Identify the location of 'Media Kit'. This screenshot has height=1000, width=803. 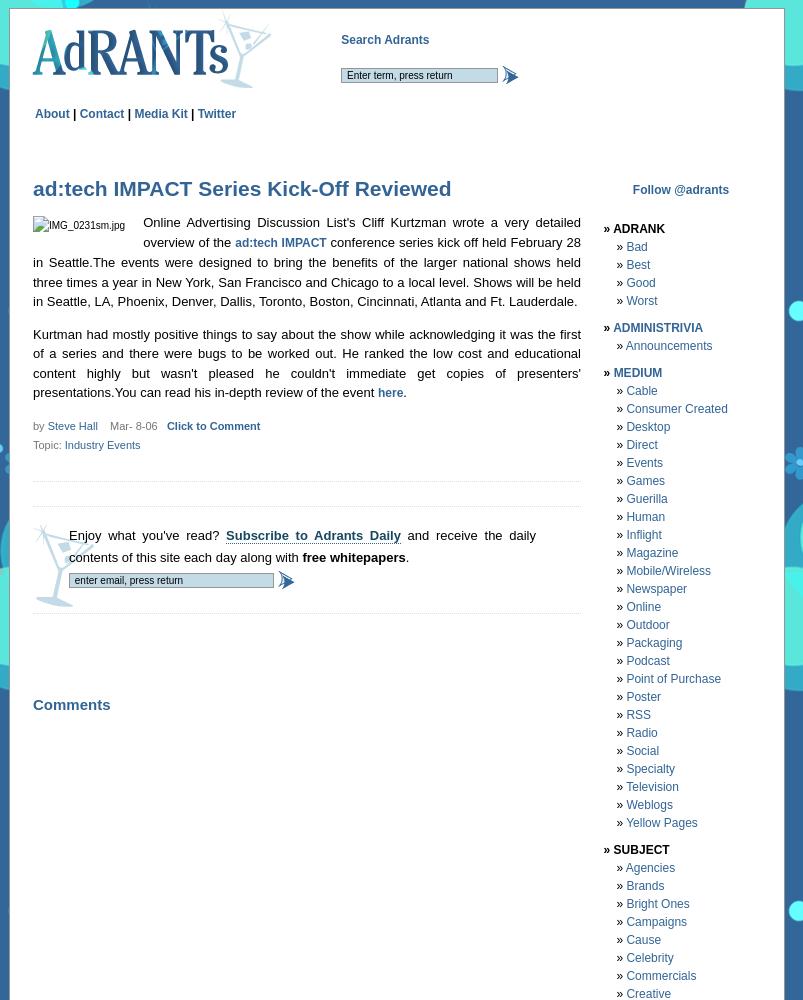
(134, 112).